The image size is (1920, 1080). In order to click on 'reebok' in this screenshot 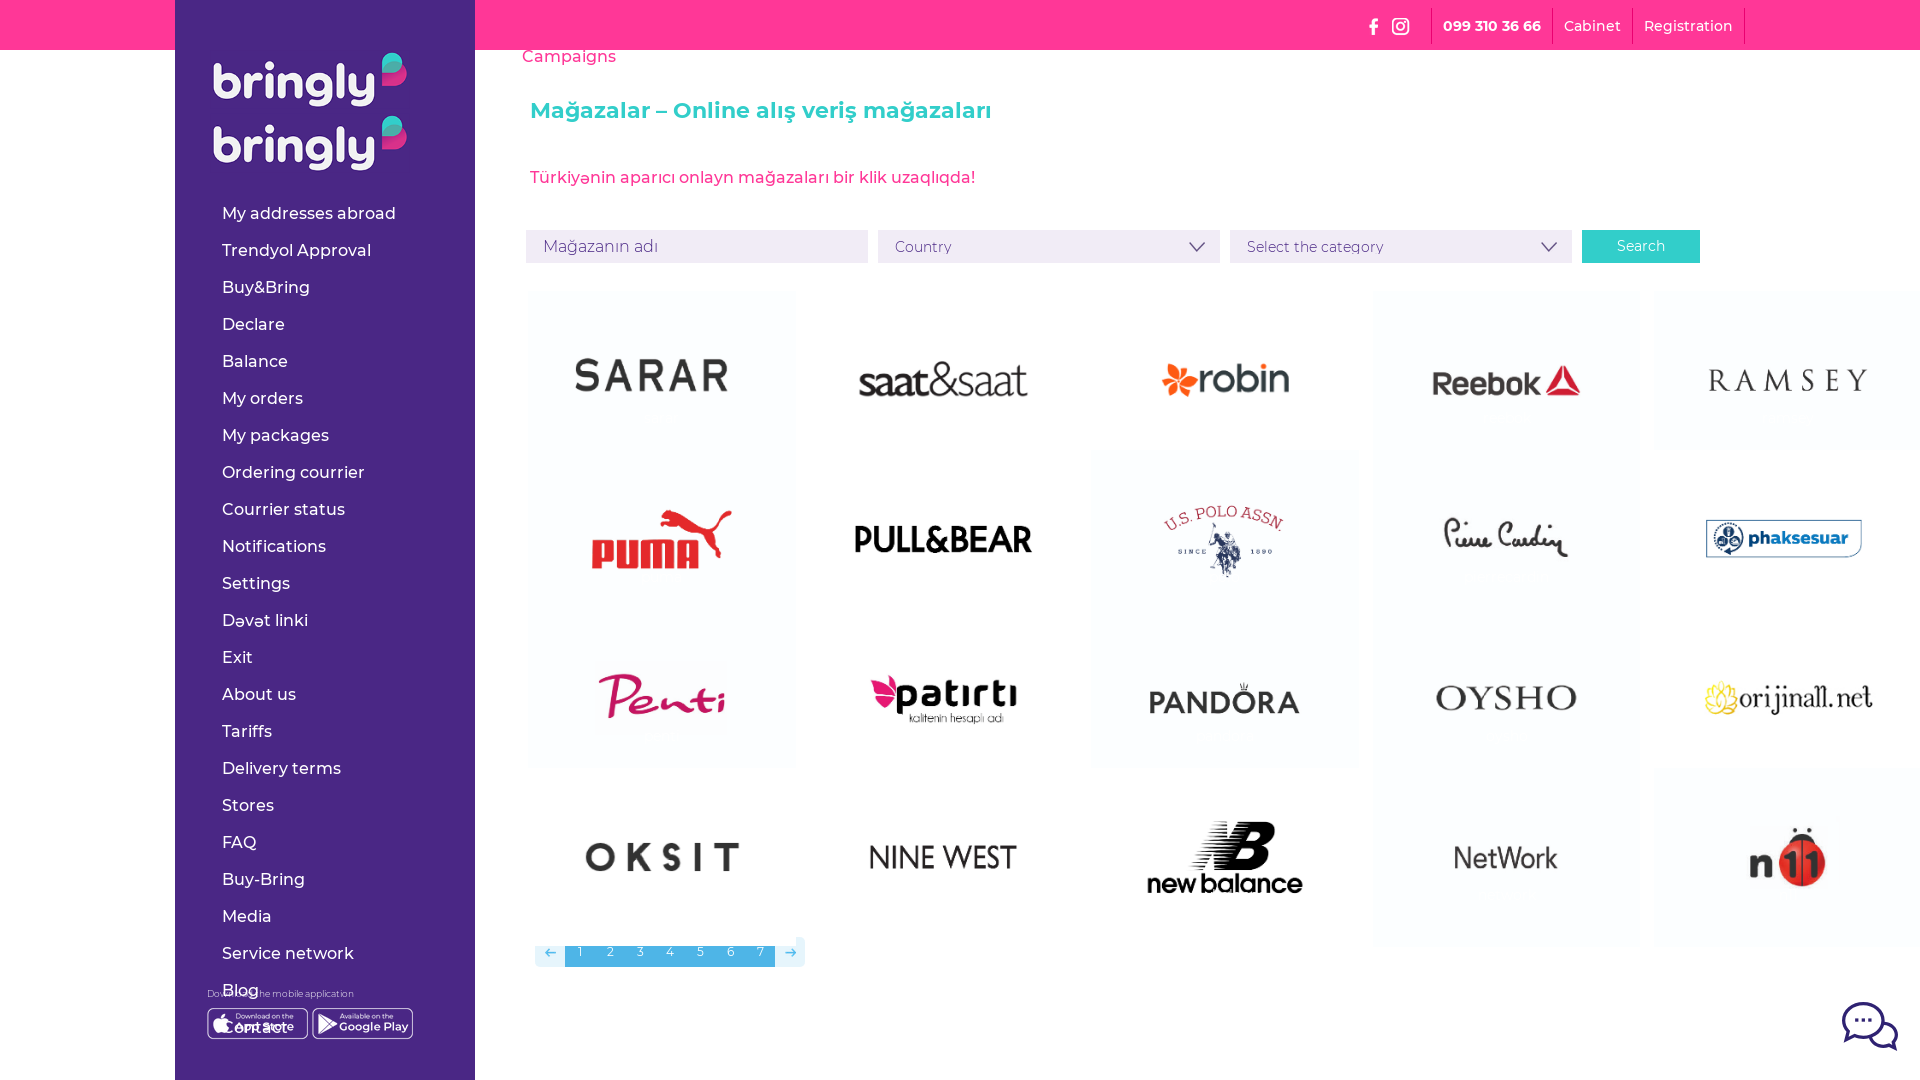, I will do `click(1507, 416)`.